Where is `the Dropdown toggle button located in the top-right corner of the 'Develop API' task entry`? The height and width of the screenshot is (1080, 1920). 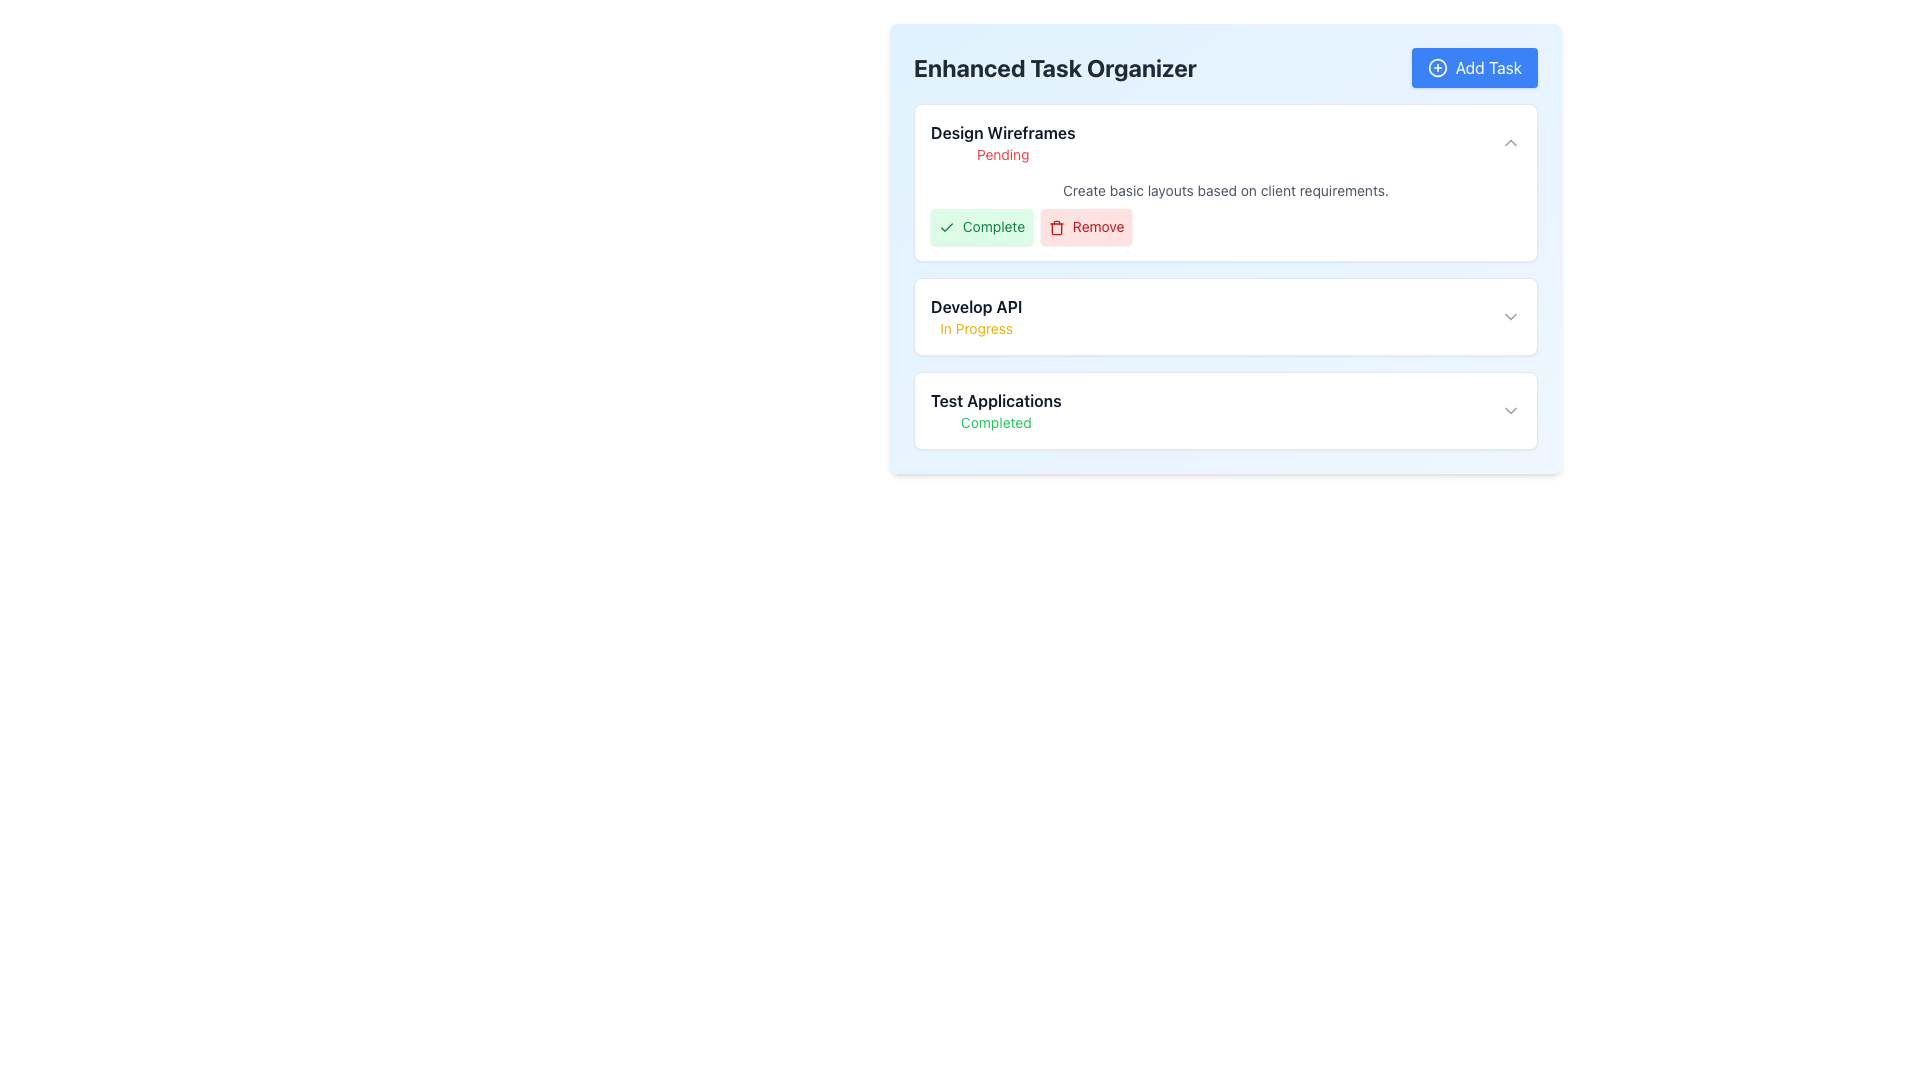
the Dropdown toggle button located in the top-right corner of the 'Develop API' task entry is located at coordinates (1511, 315).